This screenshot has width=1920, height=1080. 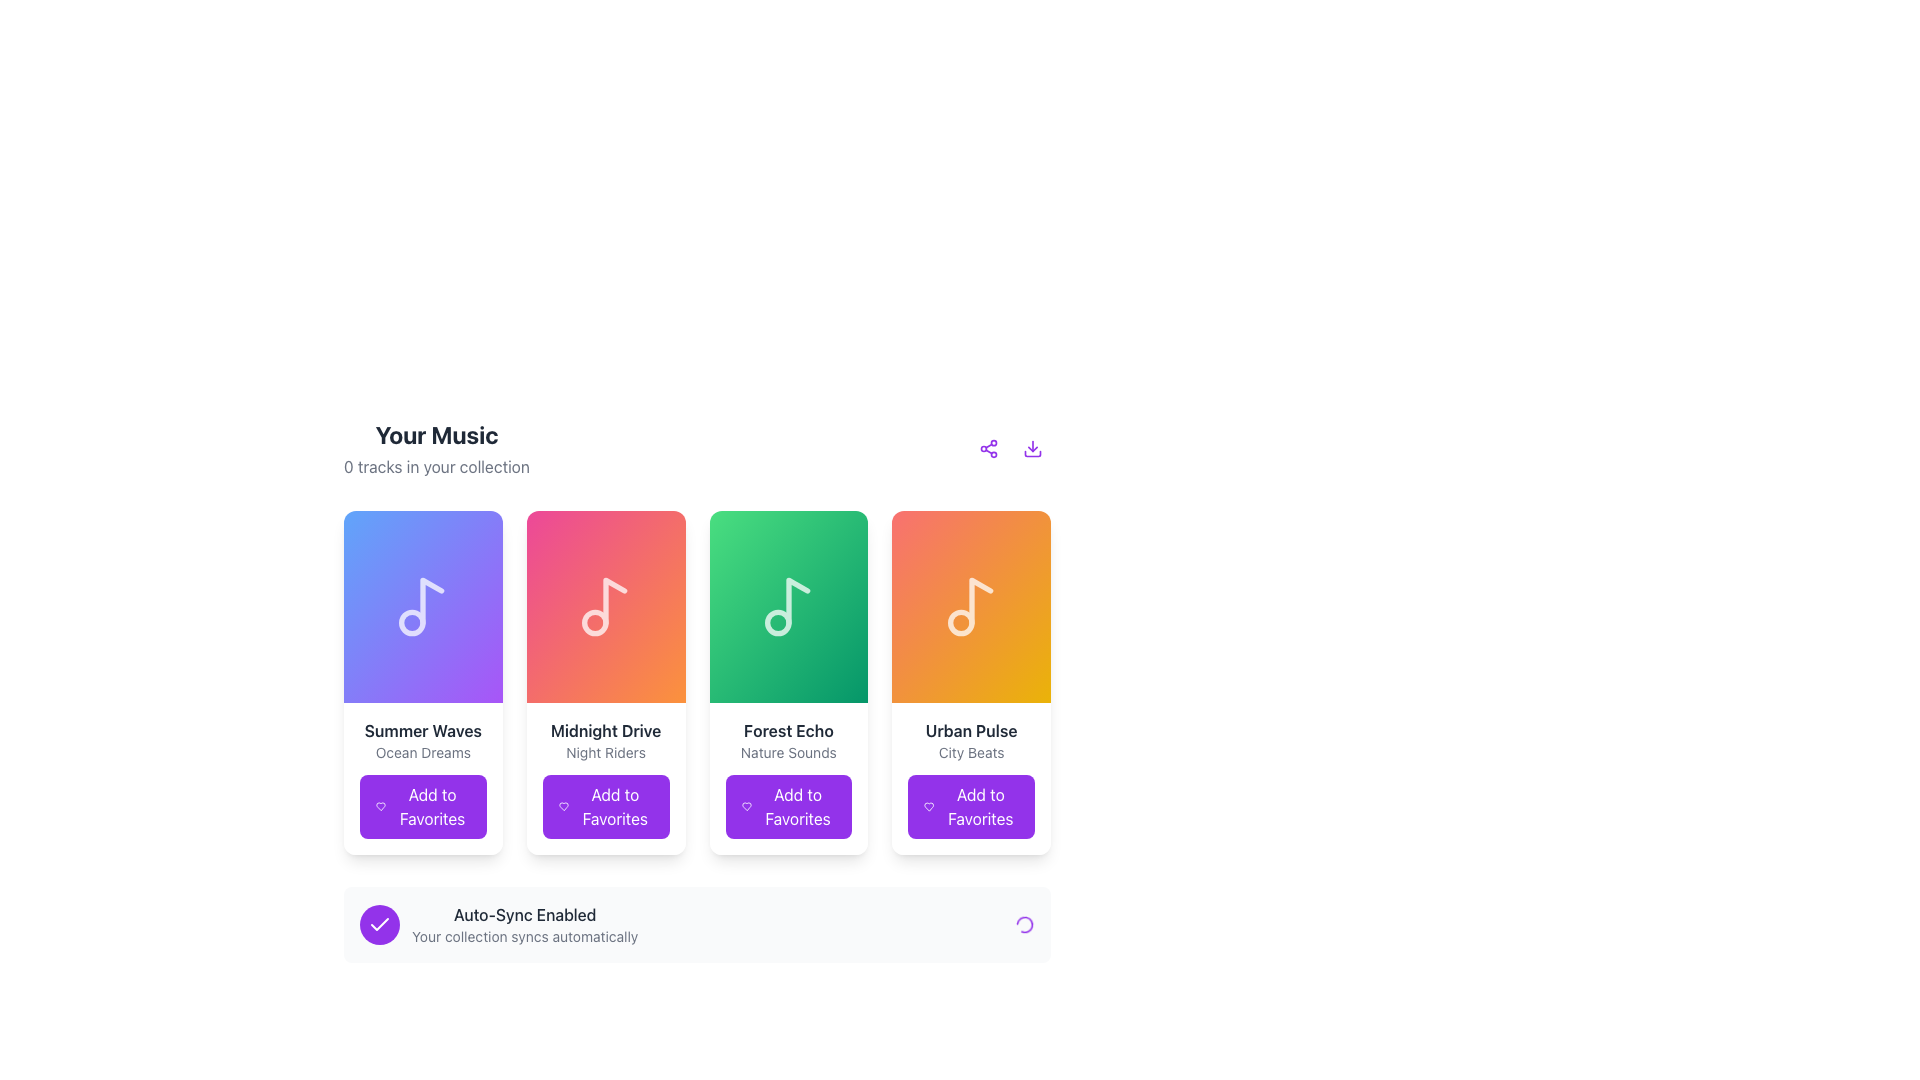 I want to click on the favorite button located at the bottom of the 'Forest Echo' card, so click(x=787, y=805).